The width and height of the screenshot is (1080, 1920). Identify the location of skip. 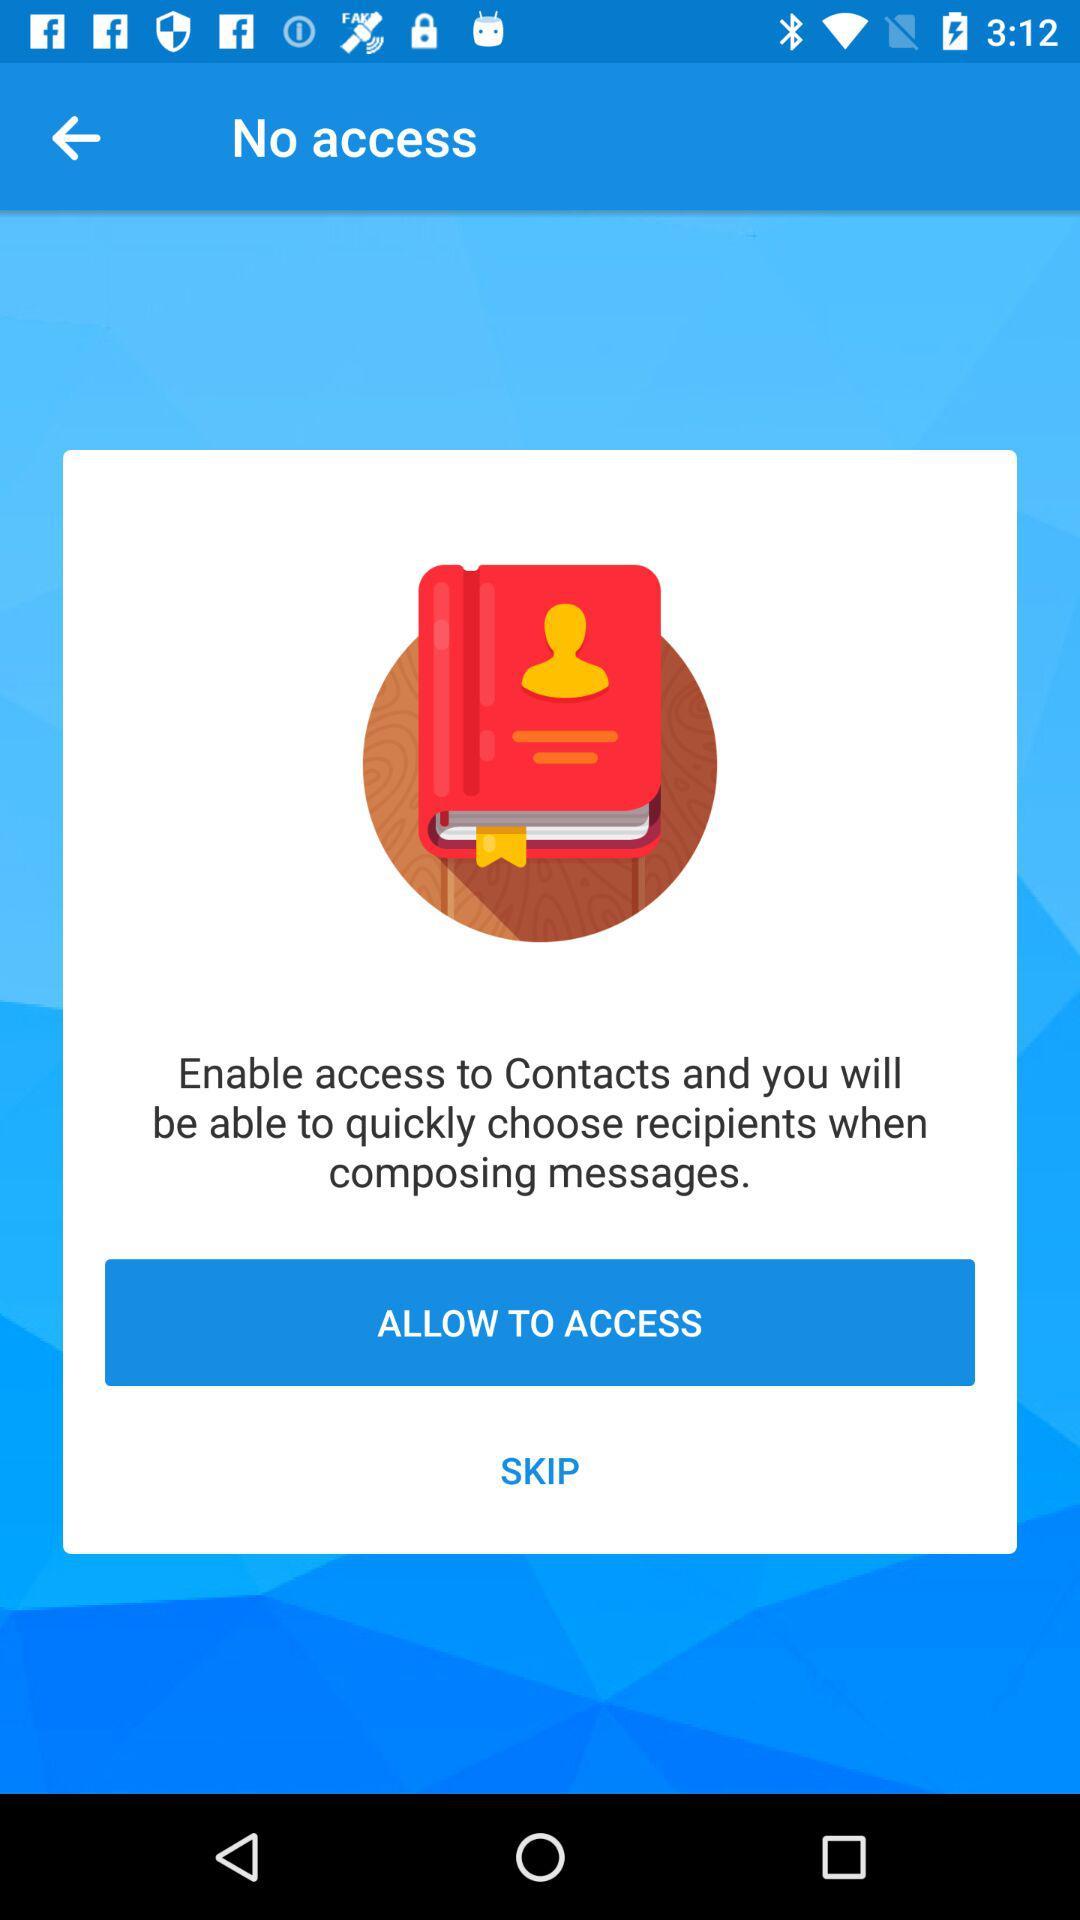
(540, 1469).